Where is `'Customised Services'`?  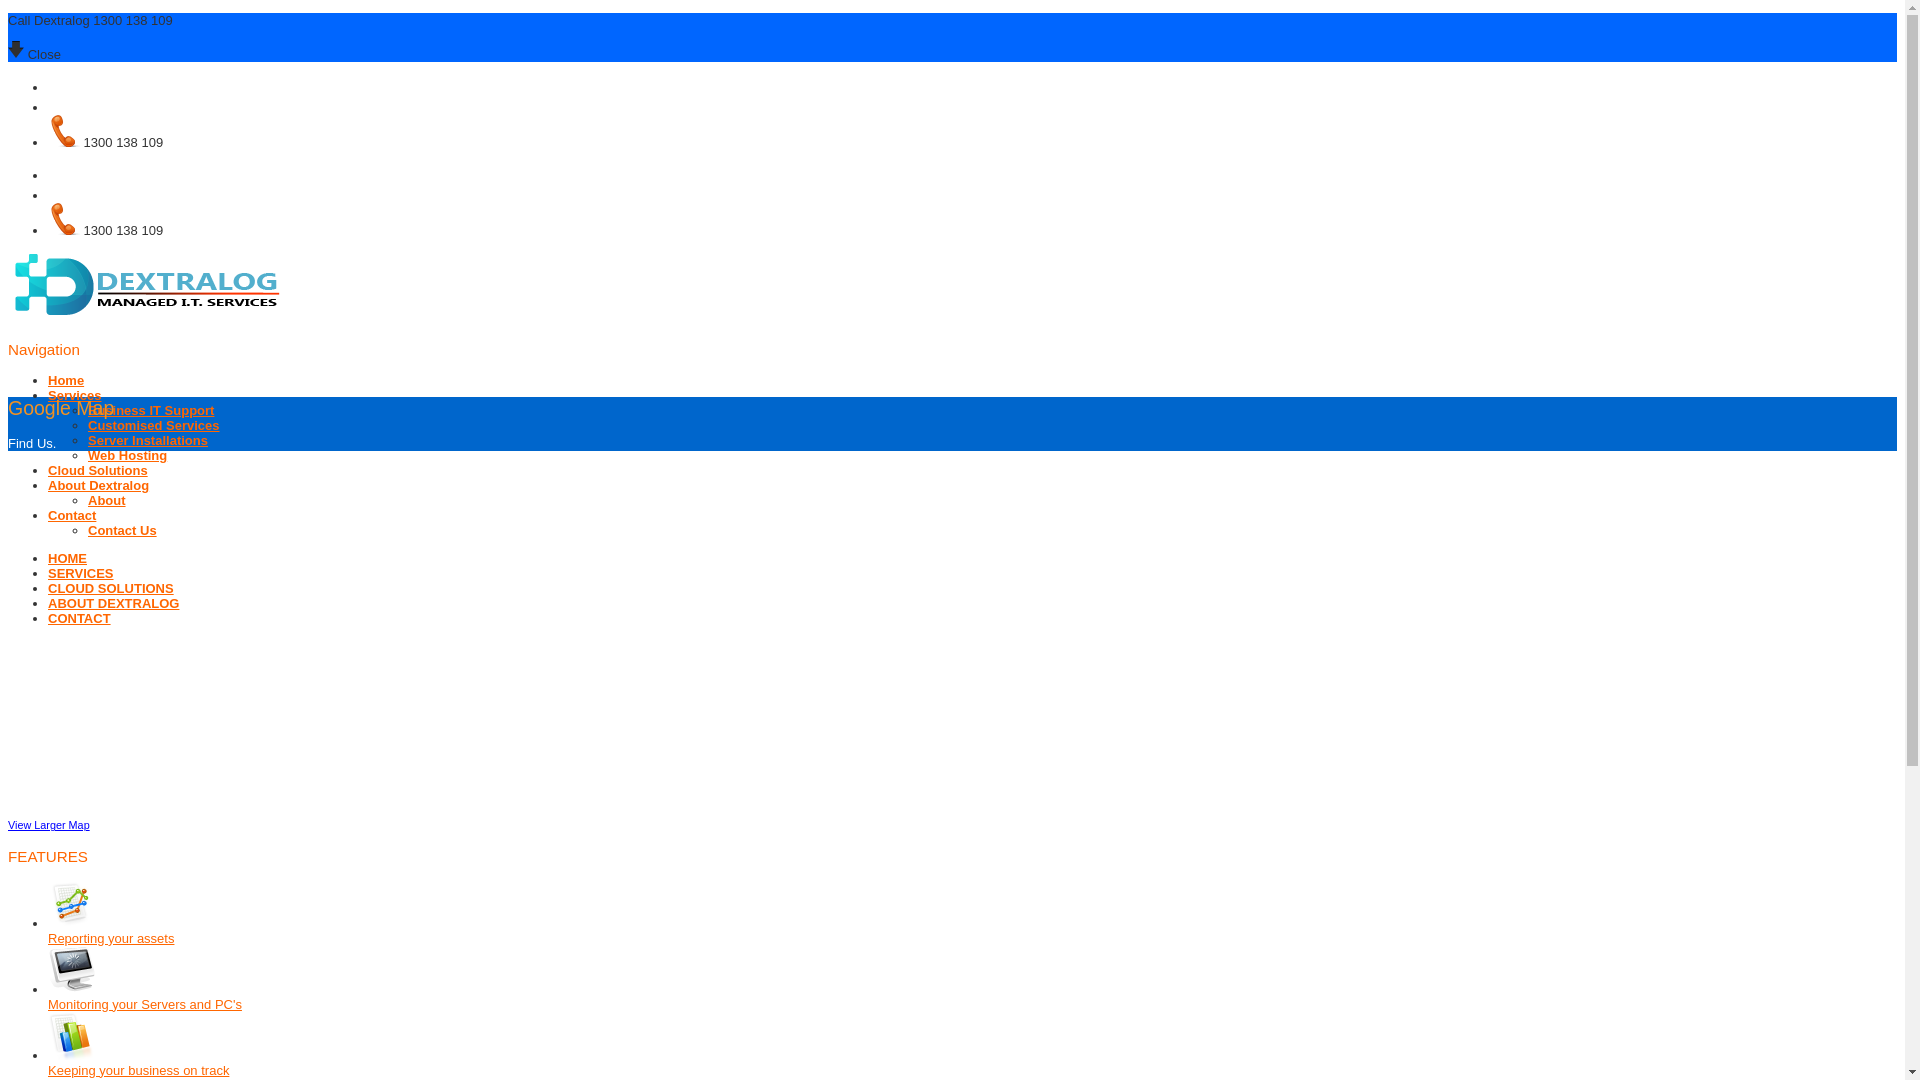 'Customised Services' is located at coordinates (152, 424).